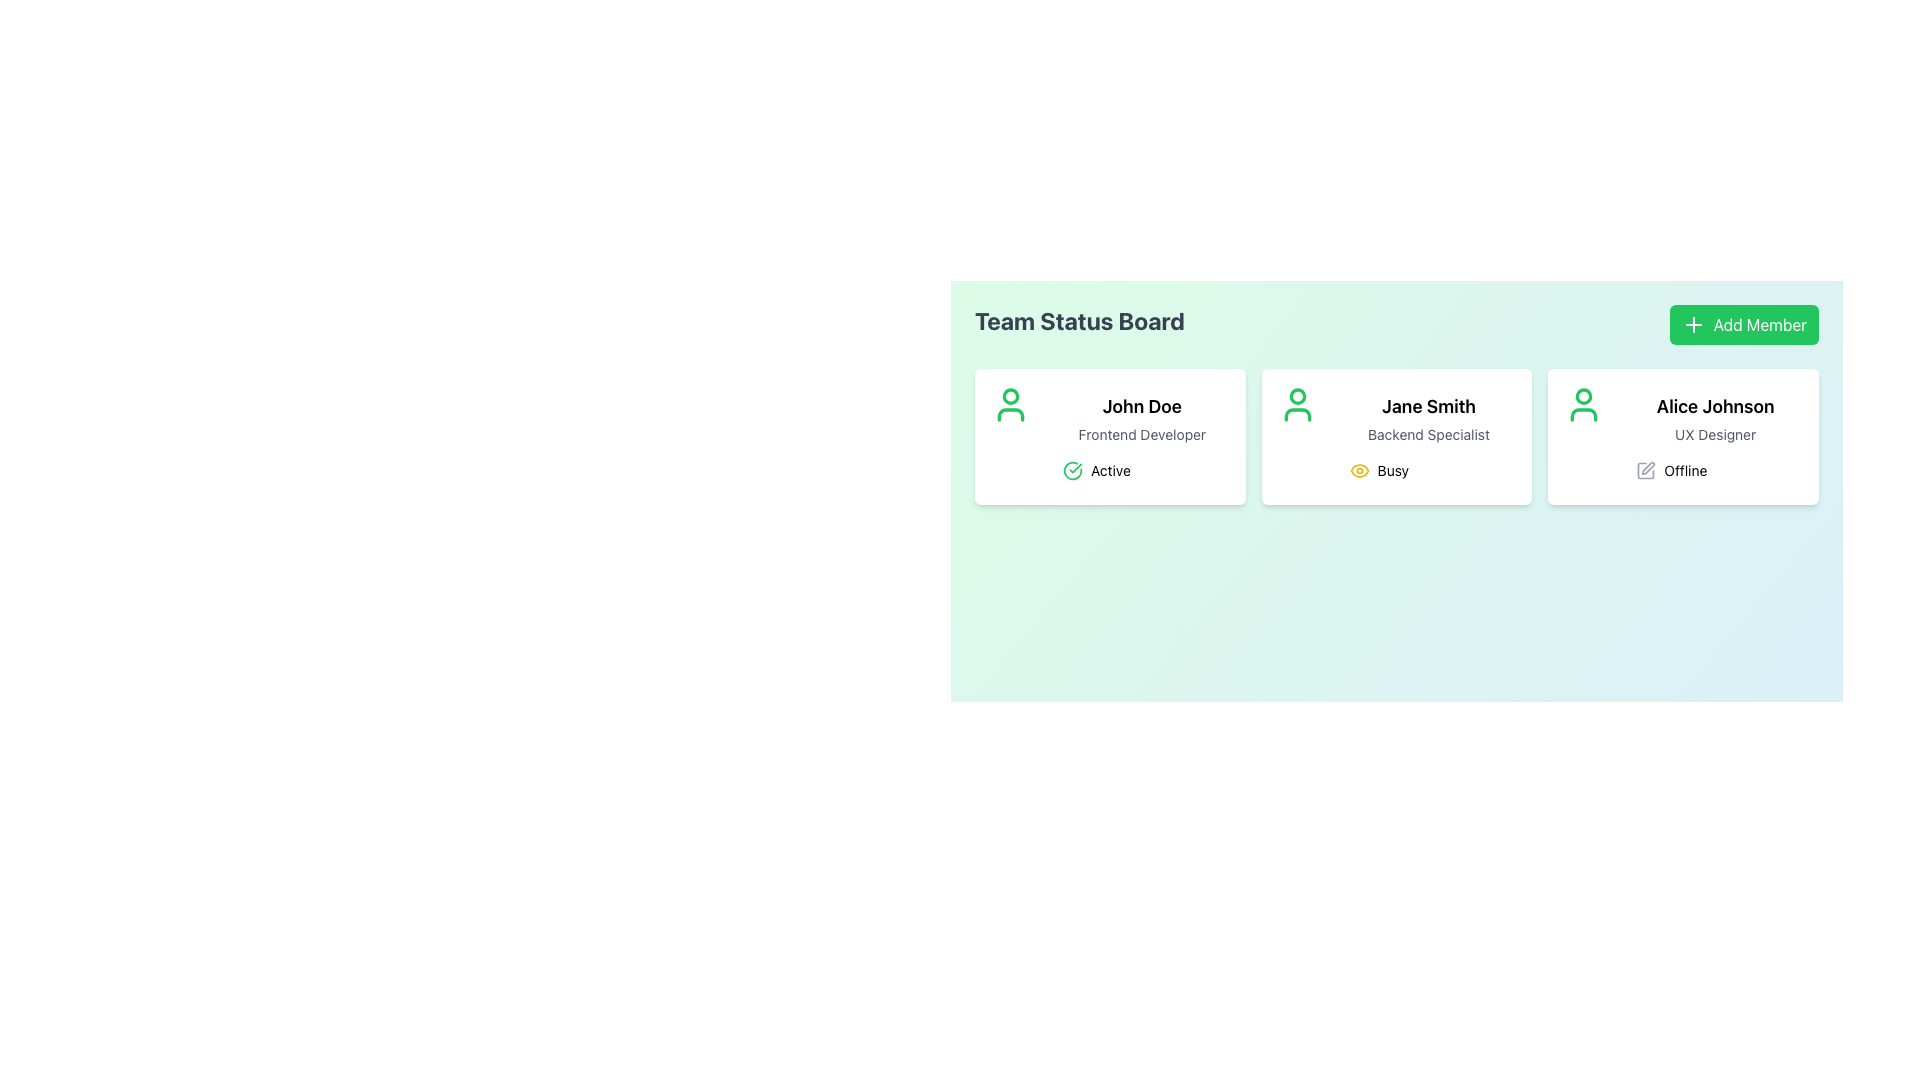 The width and height of the screenshot is (1920, 1080). Describe the element at coordinates (1583, 396) in the screenshot. I see `circular graphic with a green border located in the third profile card from the left in the 'Team Status Board'` at that location.